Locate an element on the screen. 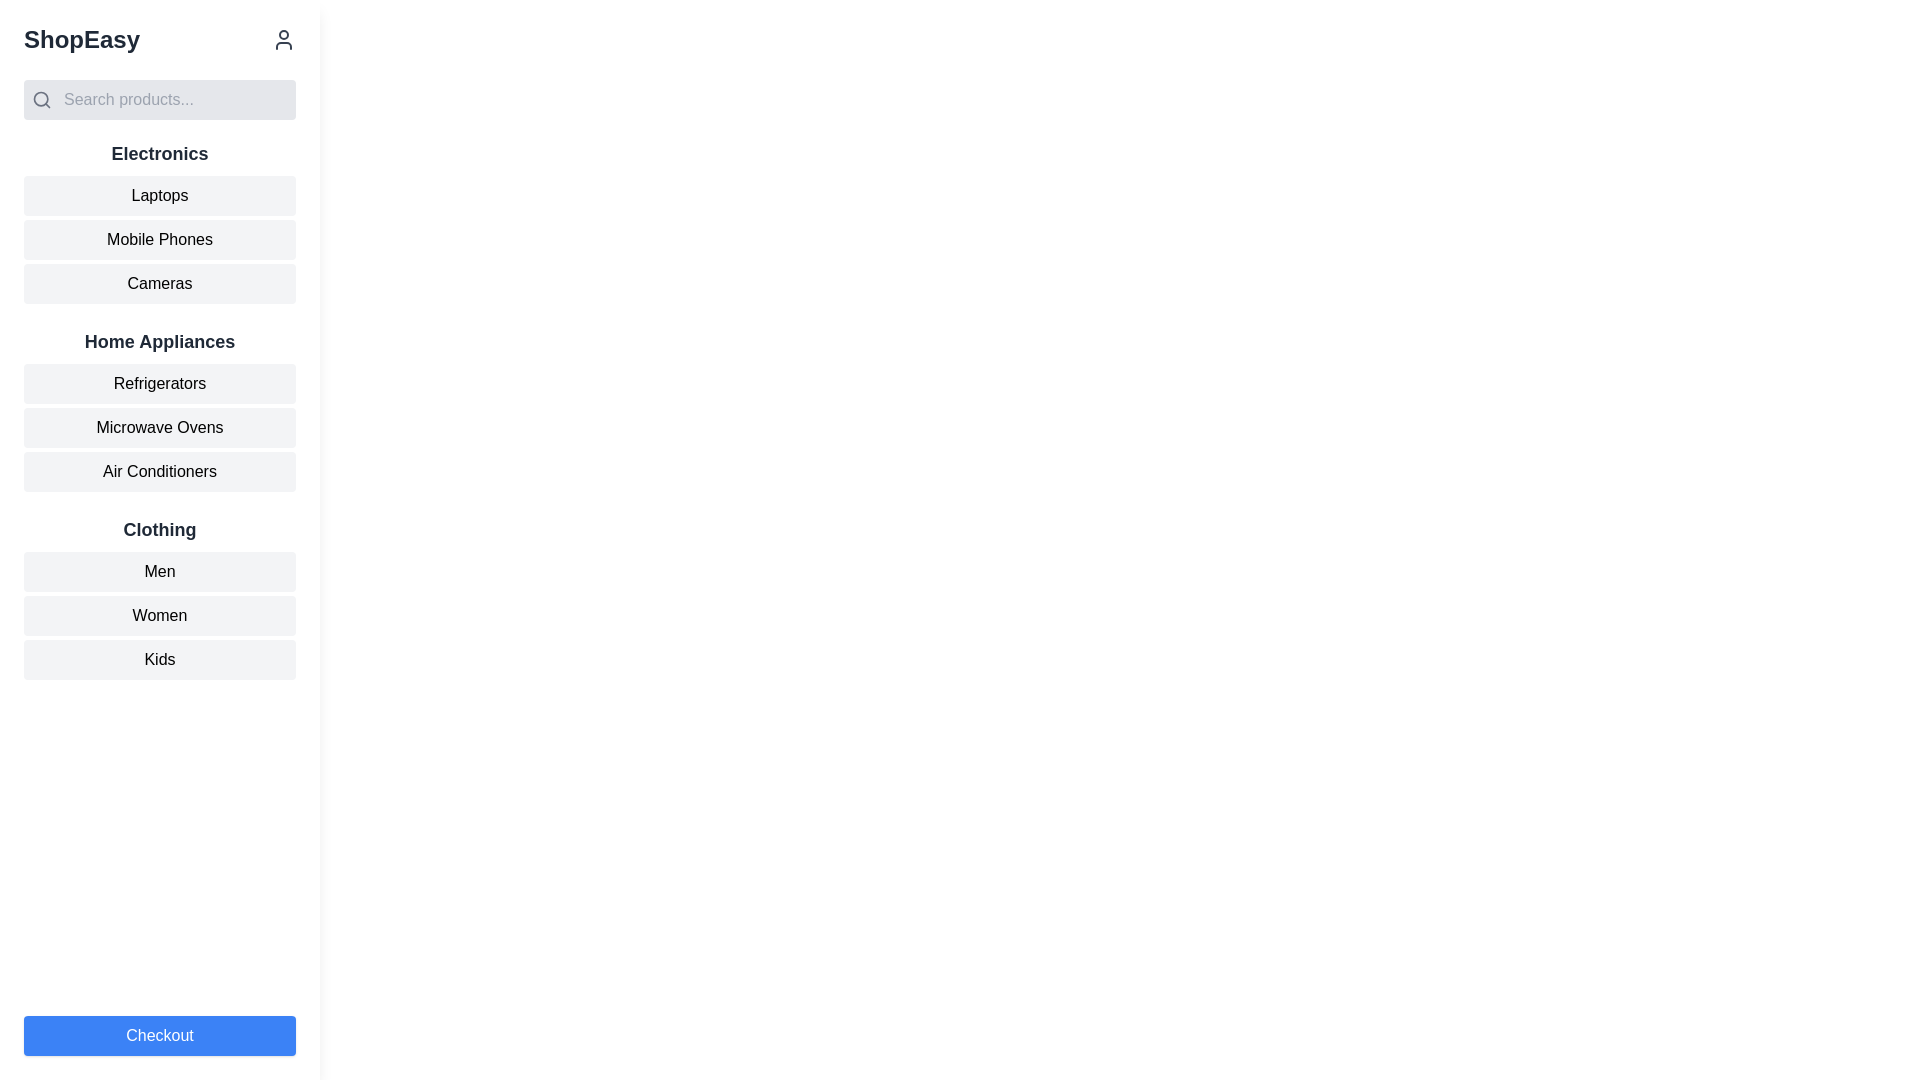 This screenshot has height=1080, width=1920. the navigational button located in the 'Home Appliances' section of the sidebar menu is located at coordinates (158, 384).